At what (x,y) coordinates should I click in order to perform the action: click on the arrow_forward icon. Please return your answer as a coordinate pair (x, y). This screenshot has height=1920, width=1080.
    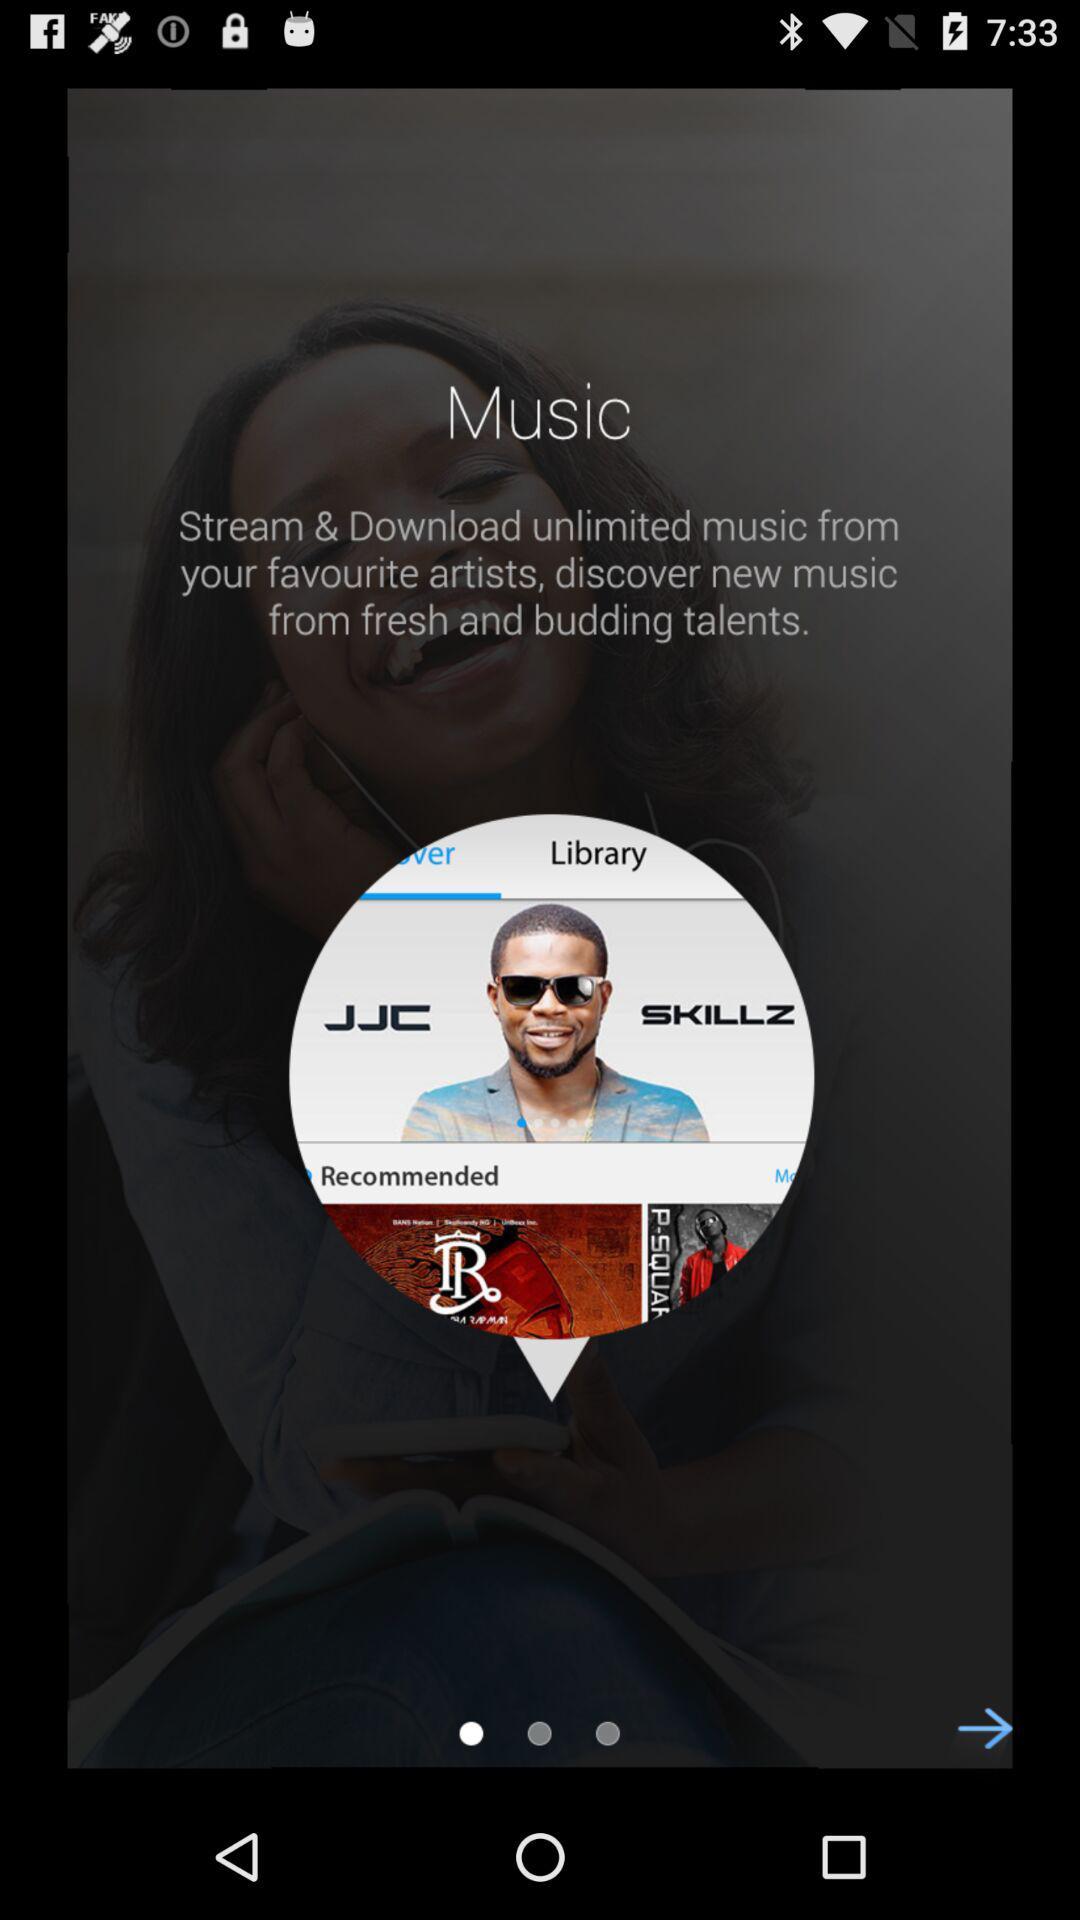
    Looking at the image, I should click on (973, 1868).